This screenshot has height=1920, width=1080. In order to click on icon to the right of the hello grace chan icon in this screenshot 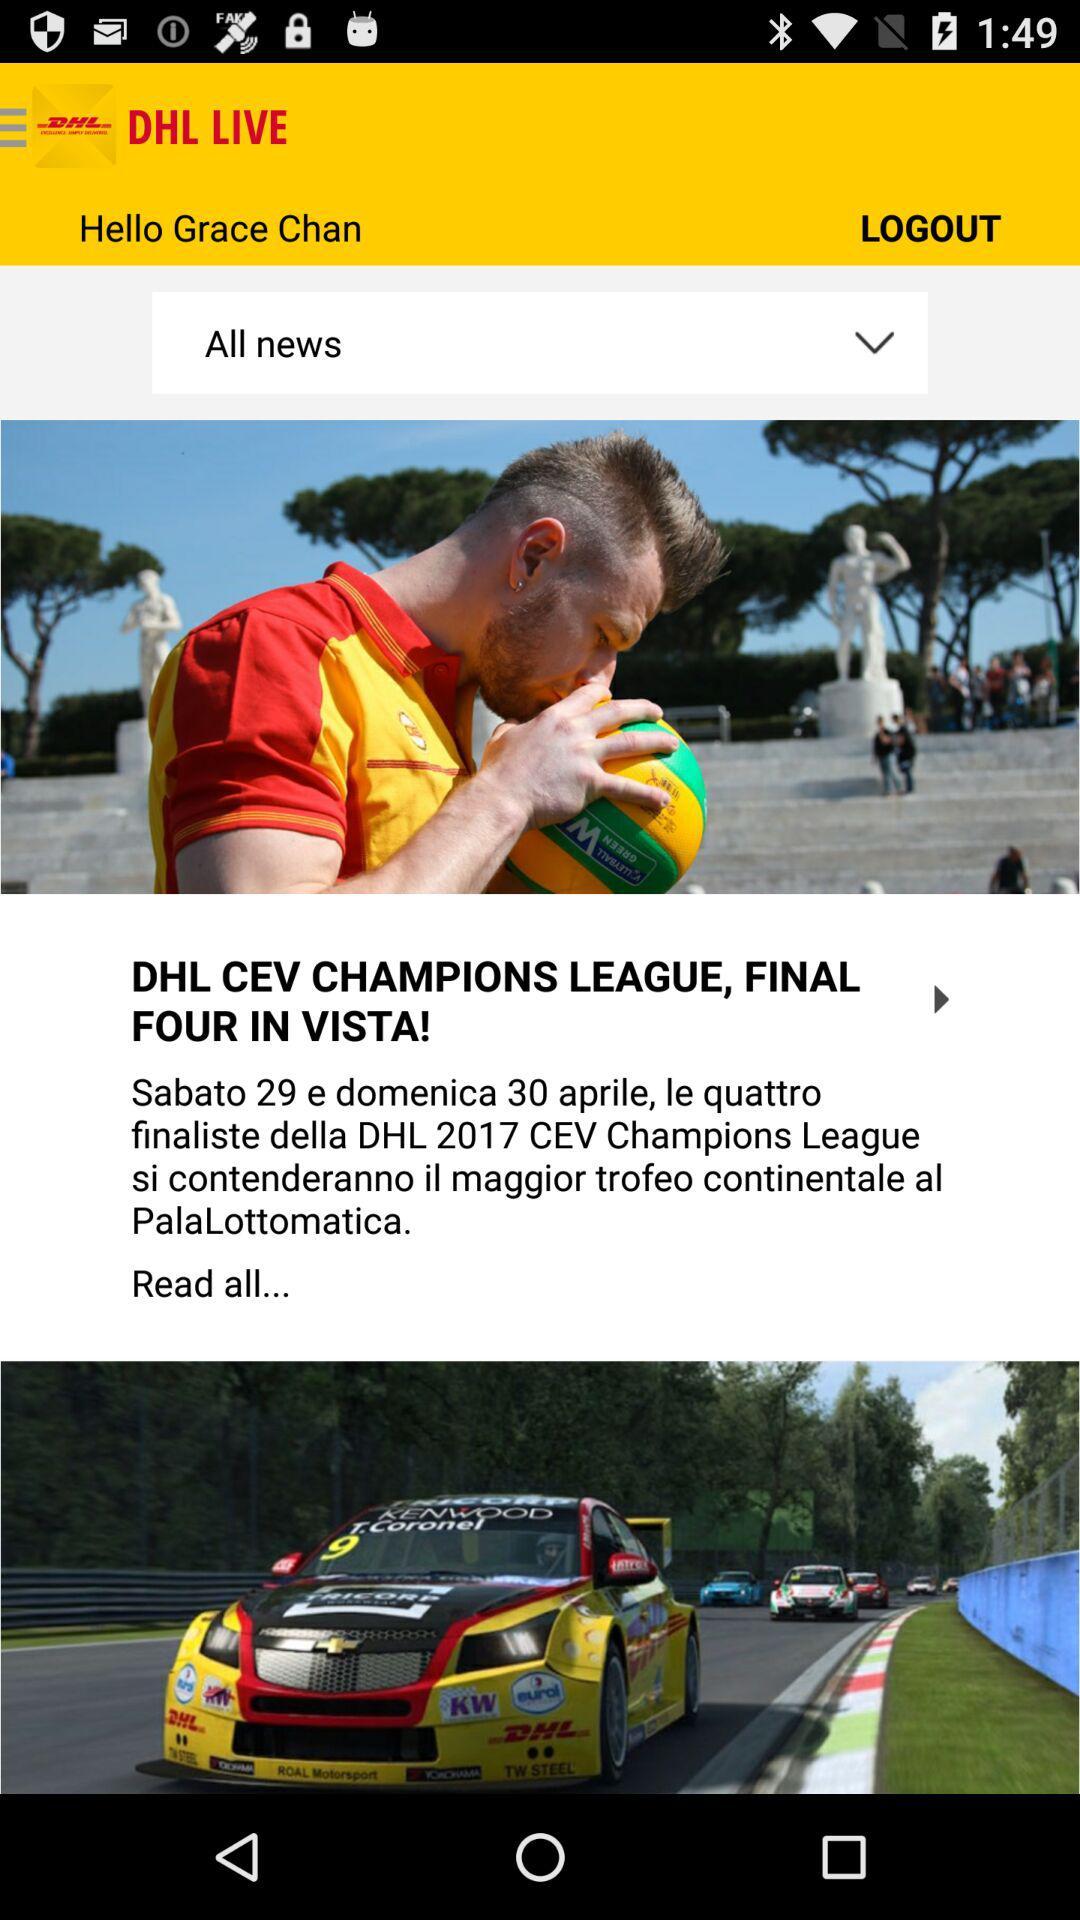, I will do `click(930, 227)`.